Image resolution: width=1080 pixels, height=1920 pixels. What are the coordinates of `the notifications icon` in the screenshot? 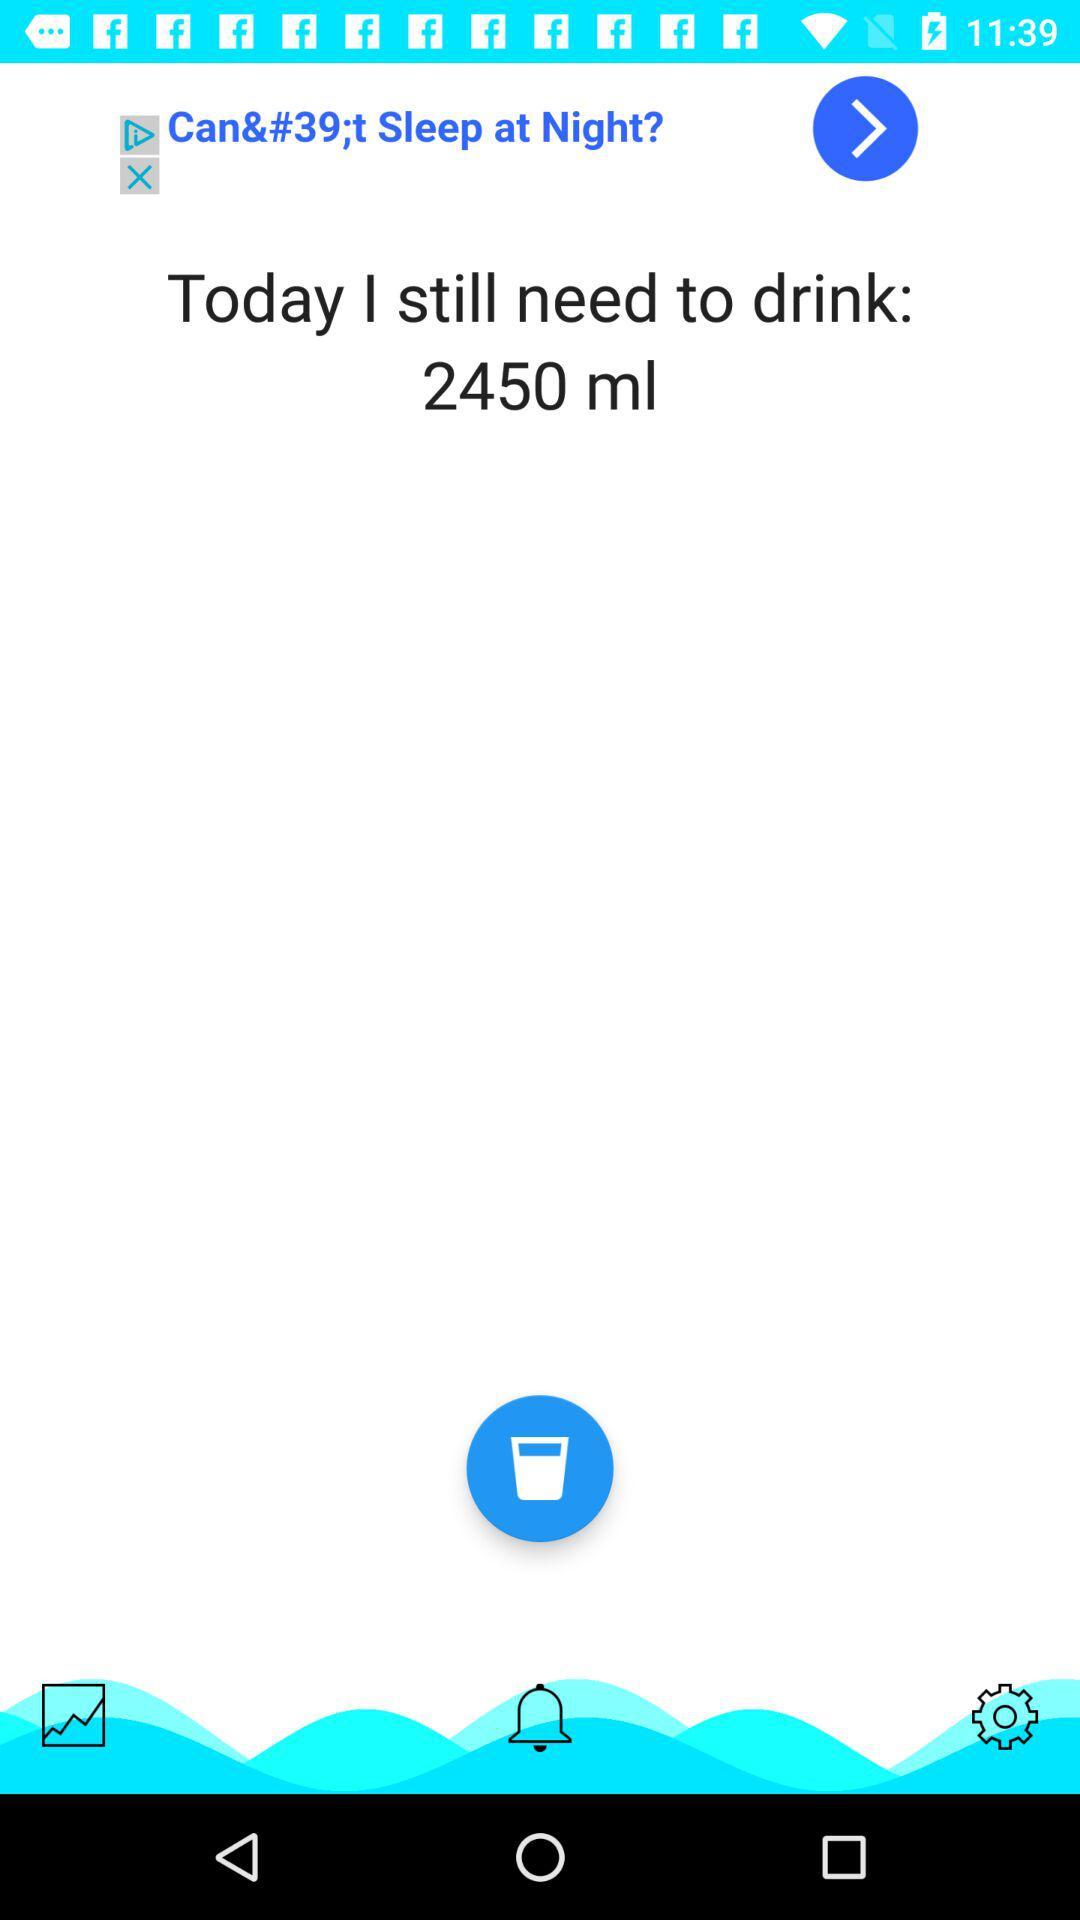 It's located at (540, 1716).